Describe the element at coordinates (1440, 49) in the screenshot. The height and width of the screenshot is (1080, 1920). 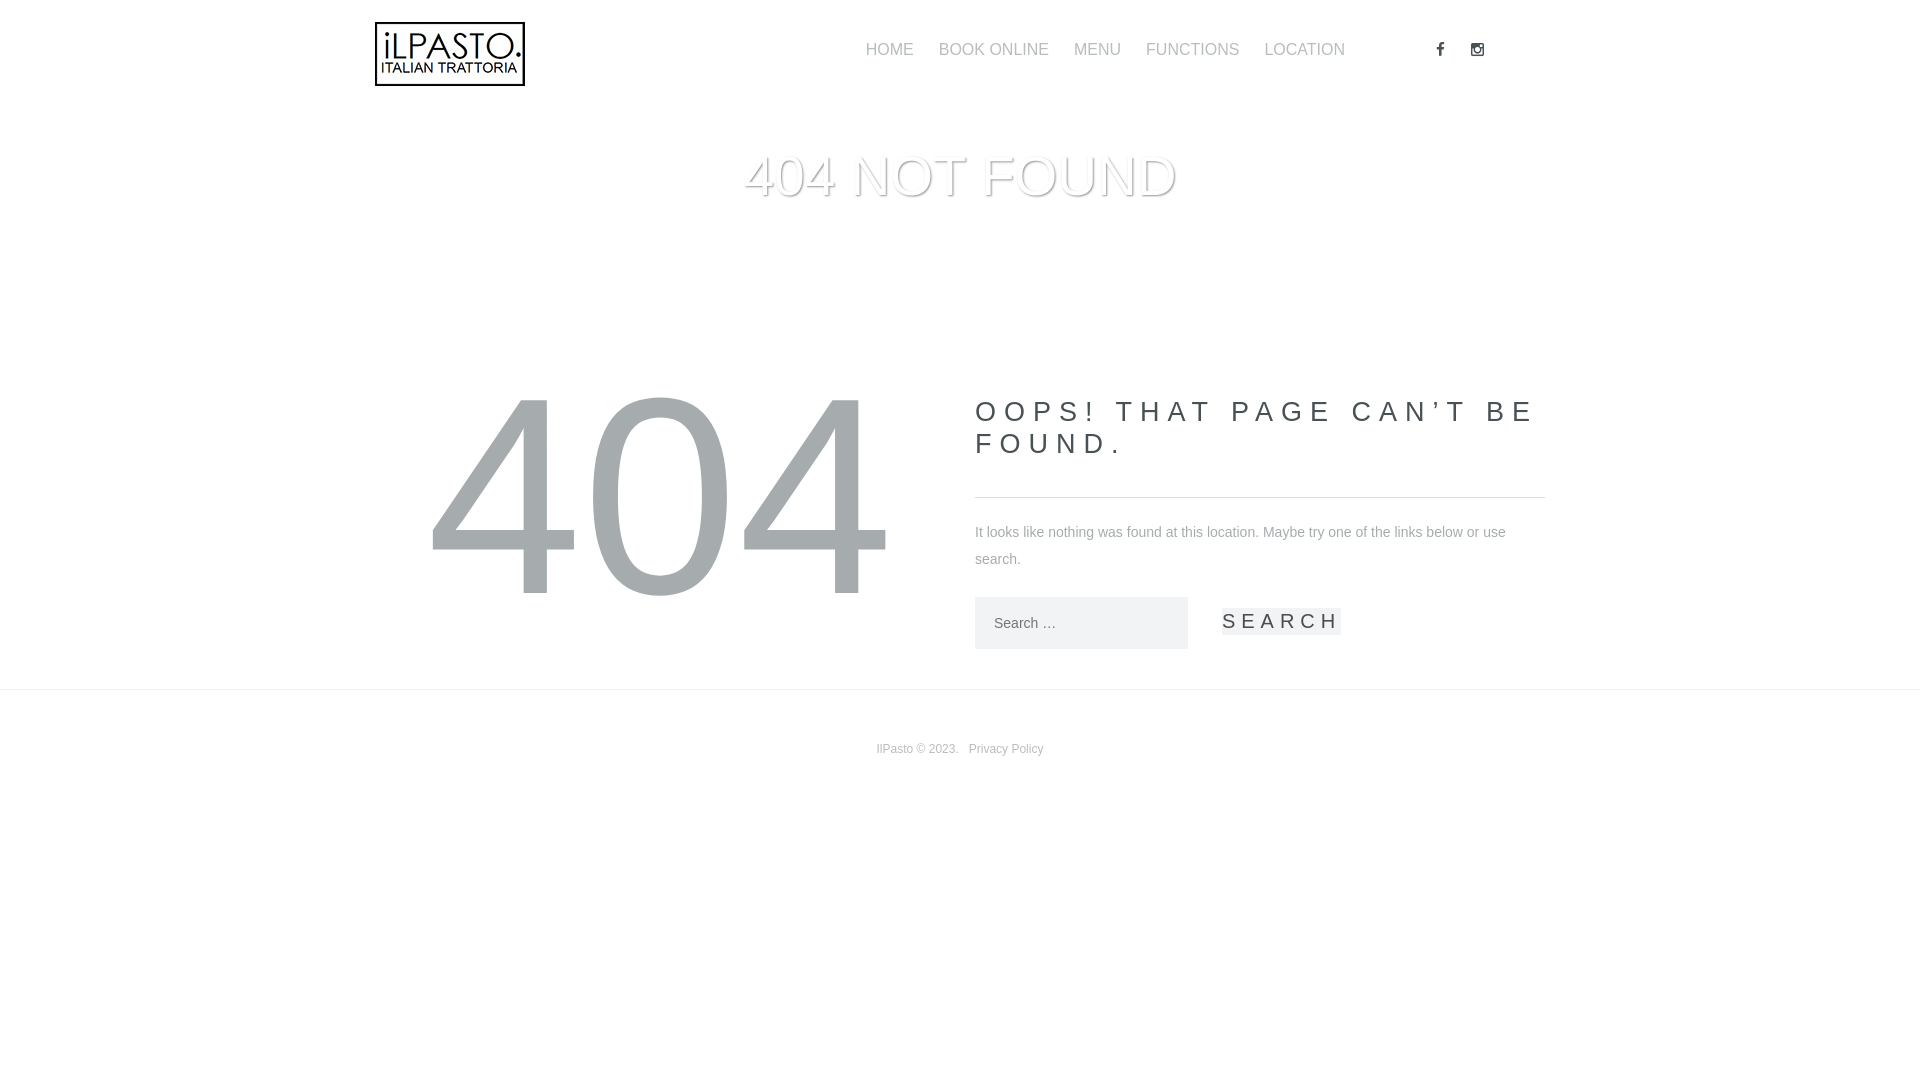
I see `'Facebook'` at that location.